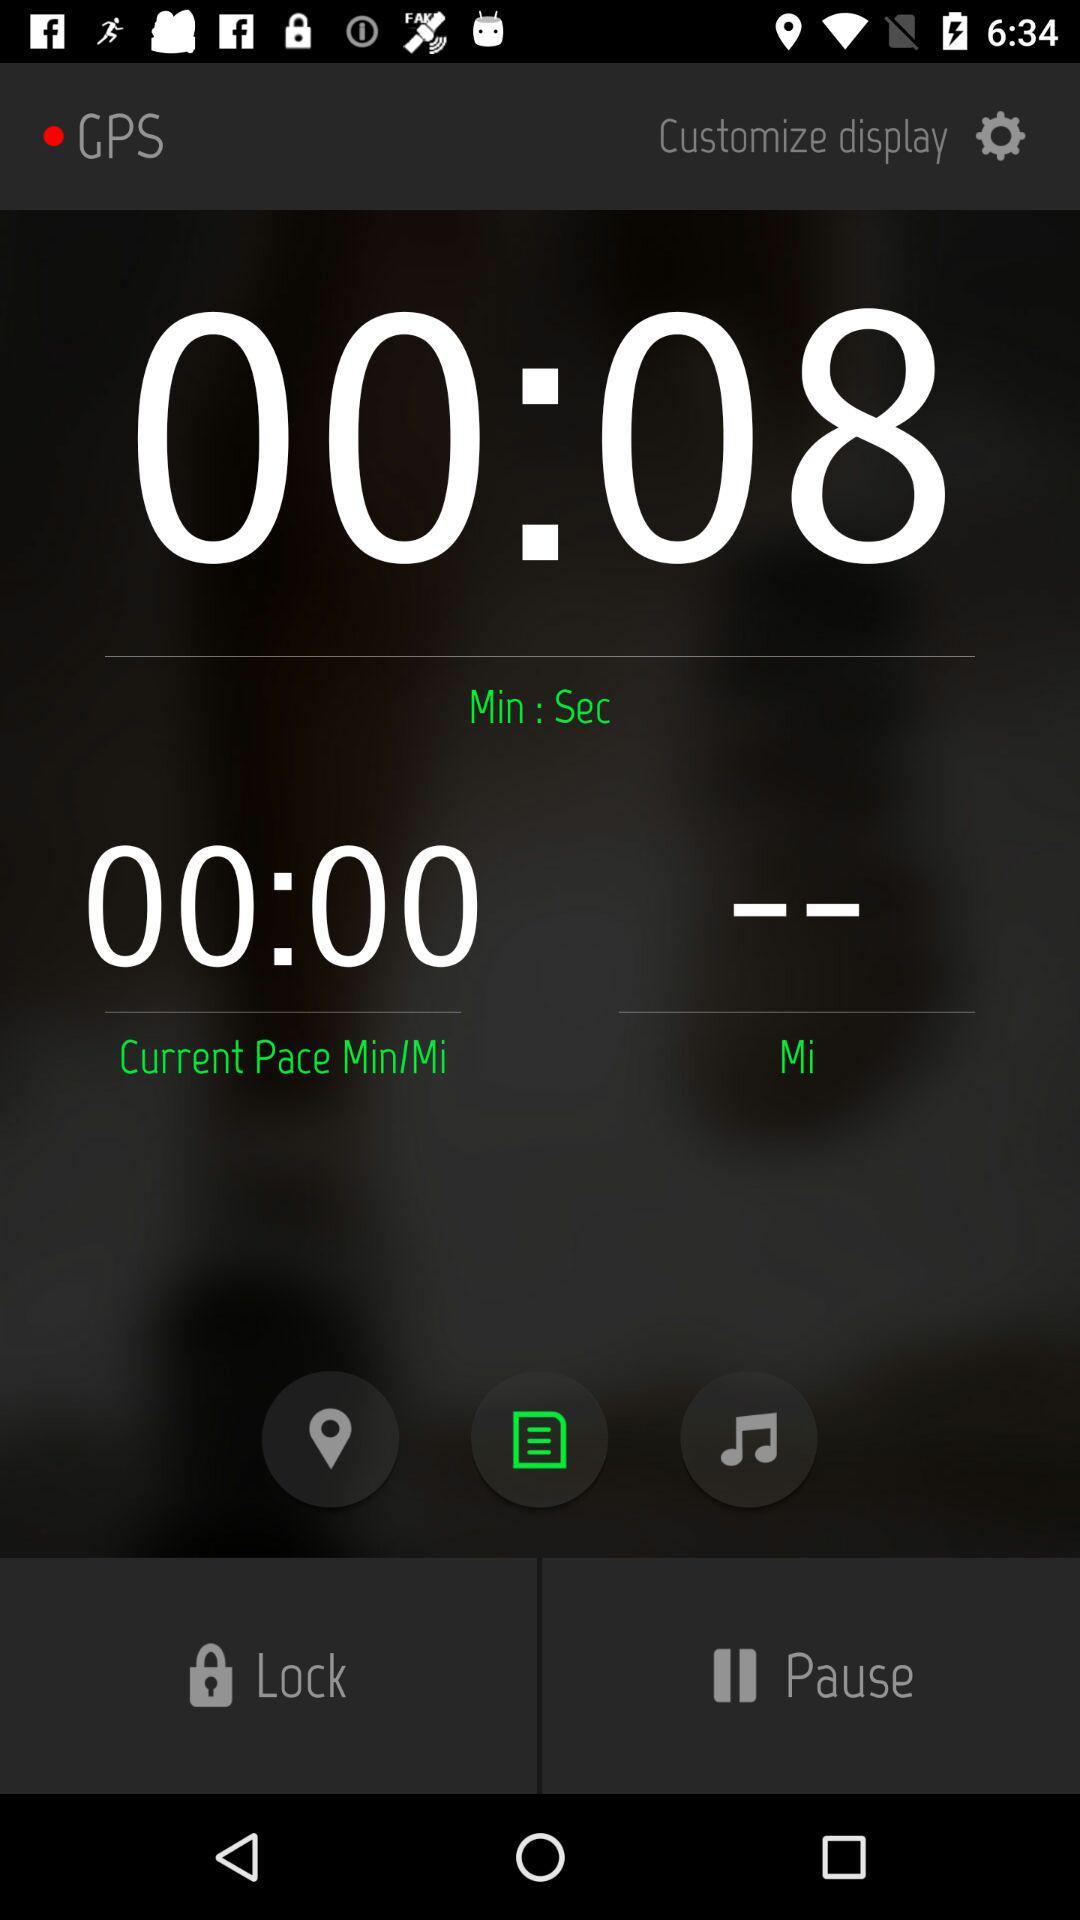 This screenshot has width=1080, height=1920. I want to click on show details, so click(538, 1438).